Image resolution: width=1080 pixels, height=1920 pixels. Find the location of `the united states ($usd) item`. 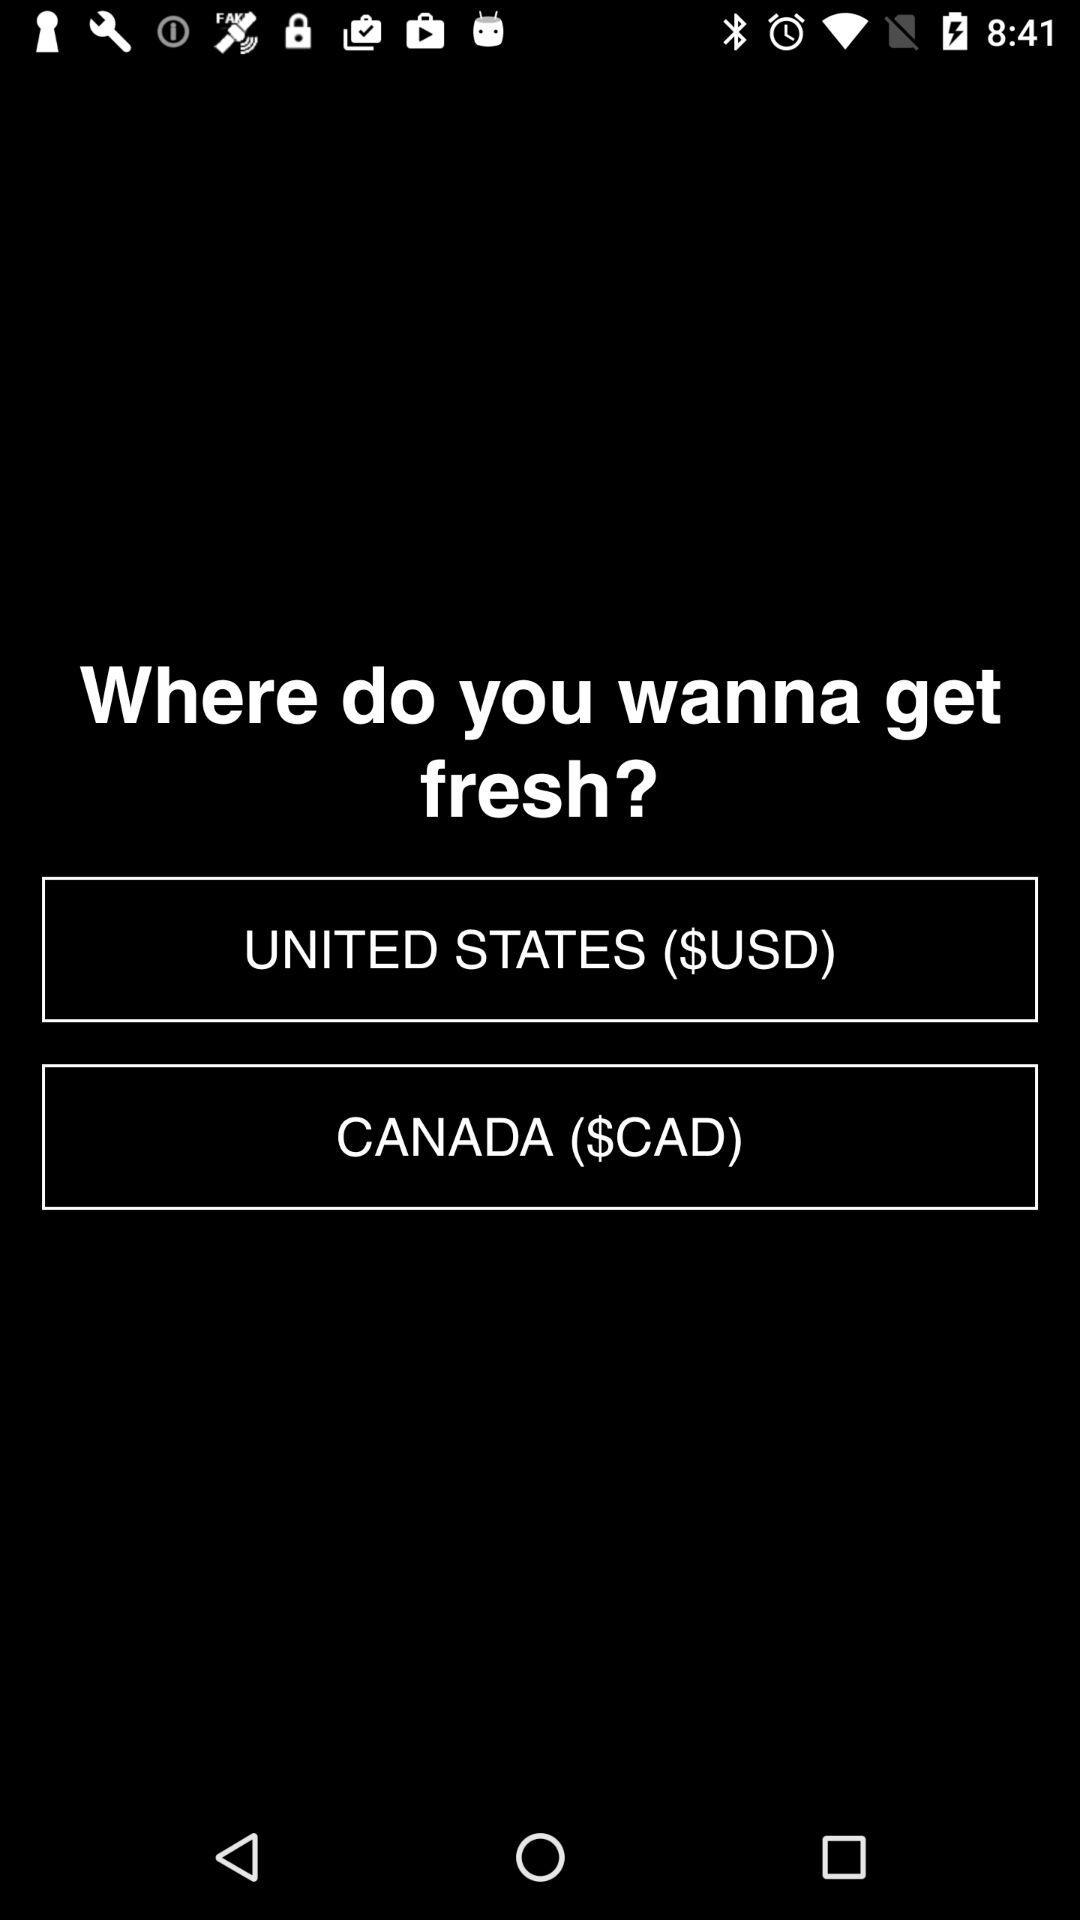

the united states ($usd) item is located at coordinates (540, 948).